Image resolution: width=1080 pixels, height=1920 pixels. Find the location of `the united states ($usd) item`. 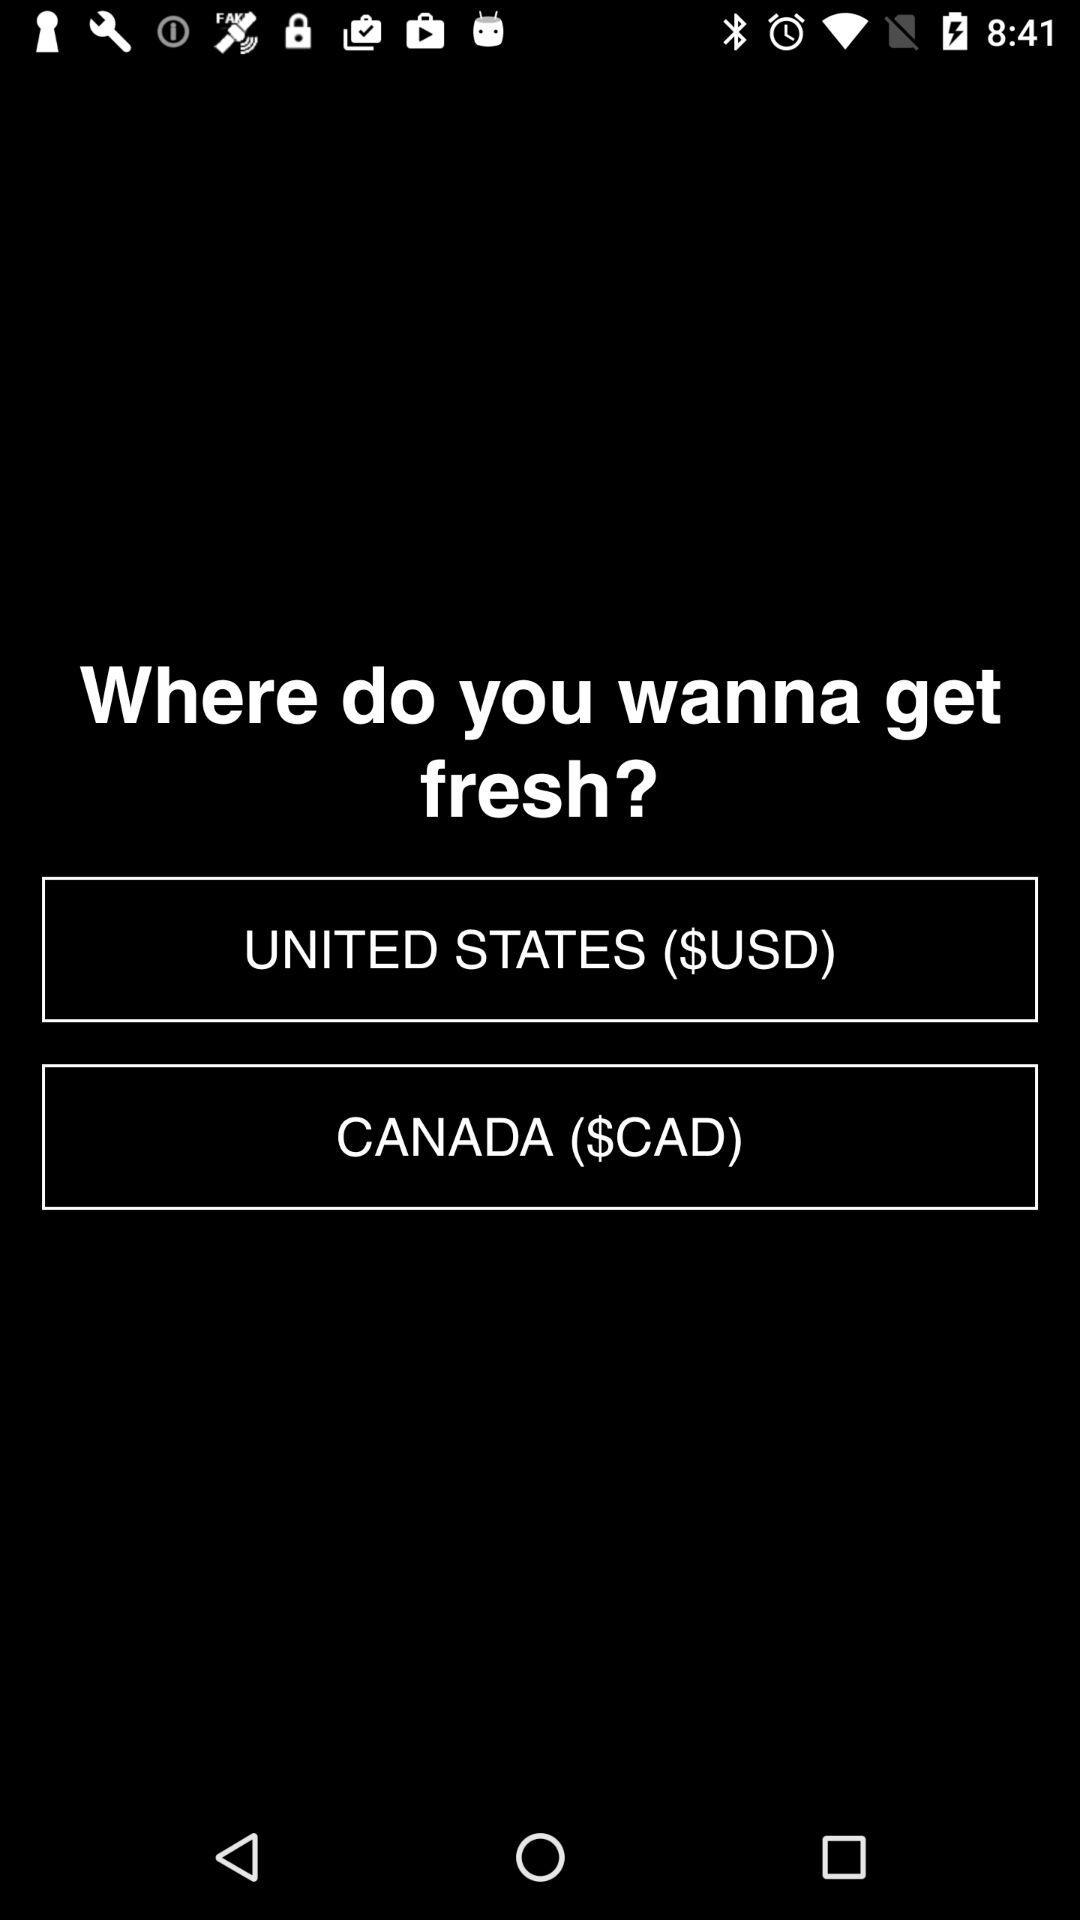

the united states ($usd) item is located at coordinates (540, 948).